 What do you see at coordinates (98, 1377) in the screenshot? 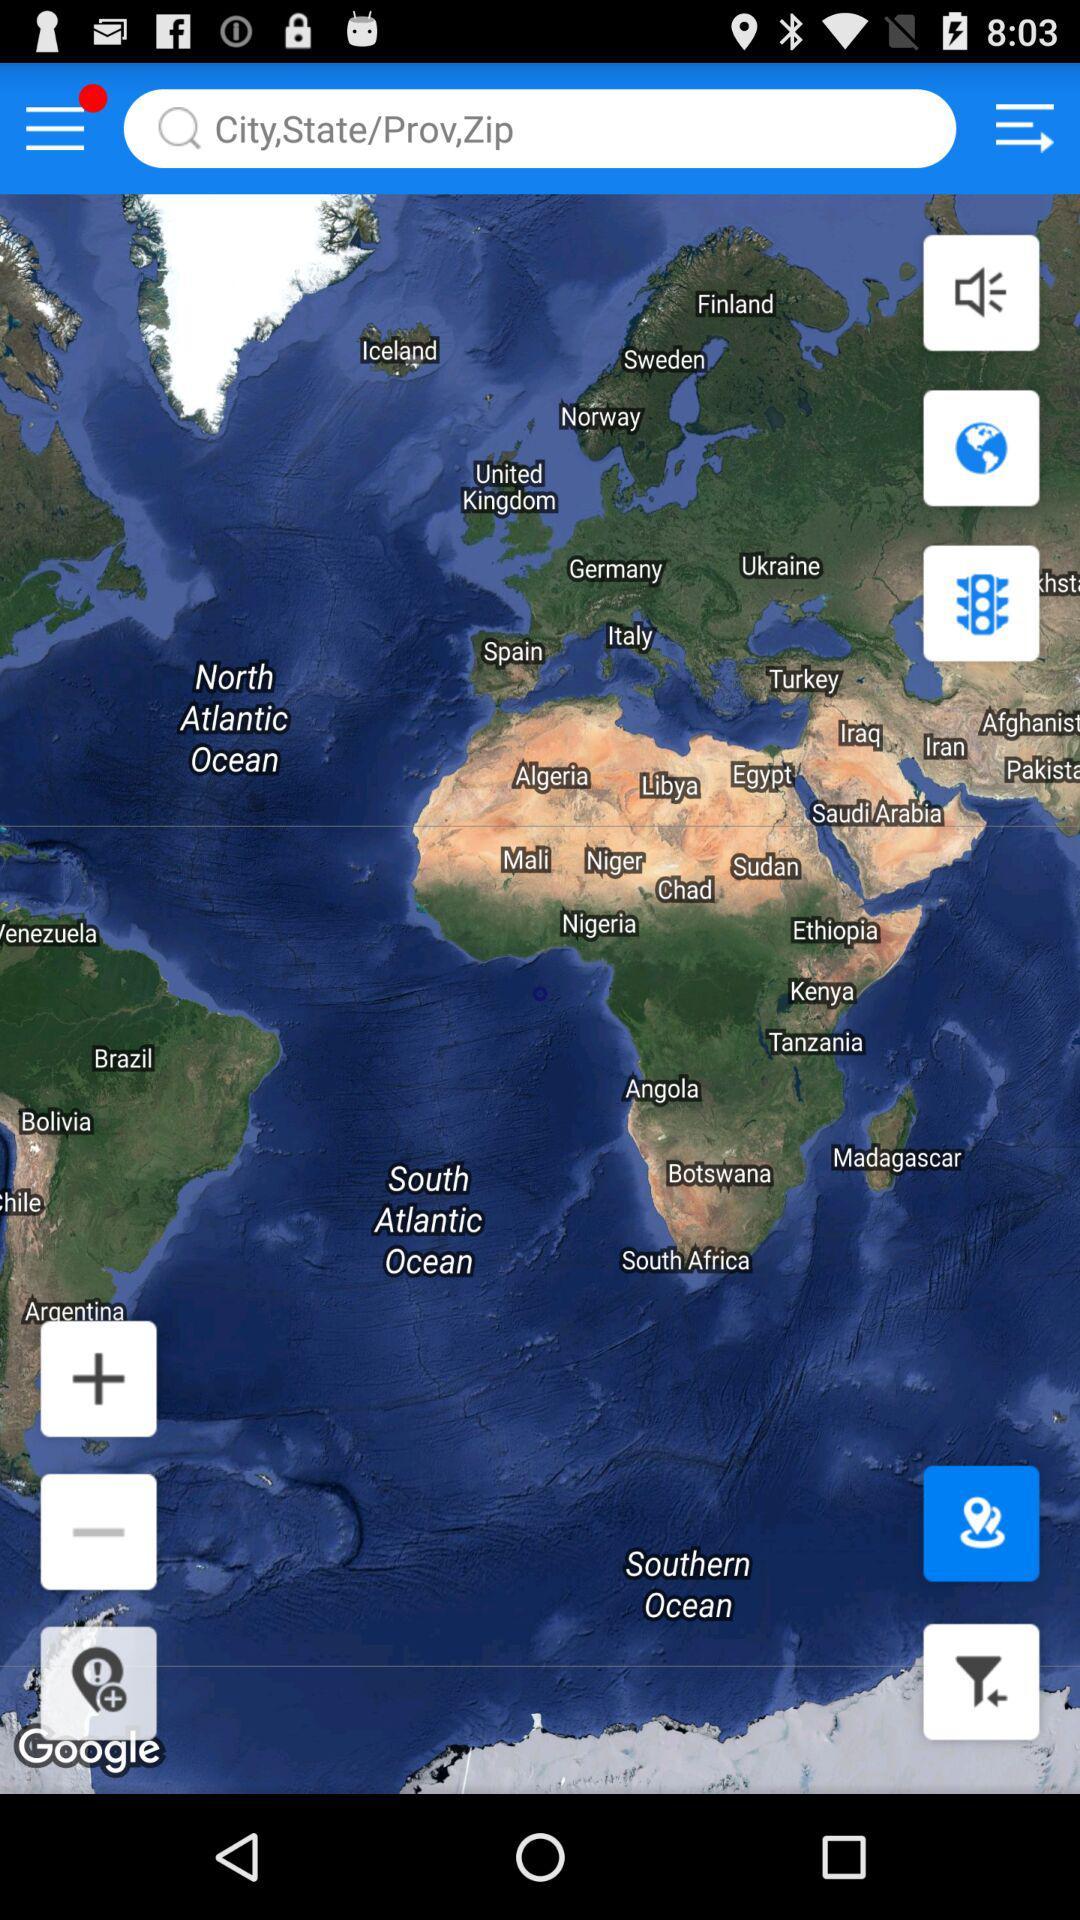
I see `zoom in` at bounding box center [98, 1377].